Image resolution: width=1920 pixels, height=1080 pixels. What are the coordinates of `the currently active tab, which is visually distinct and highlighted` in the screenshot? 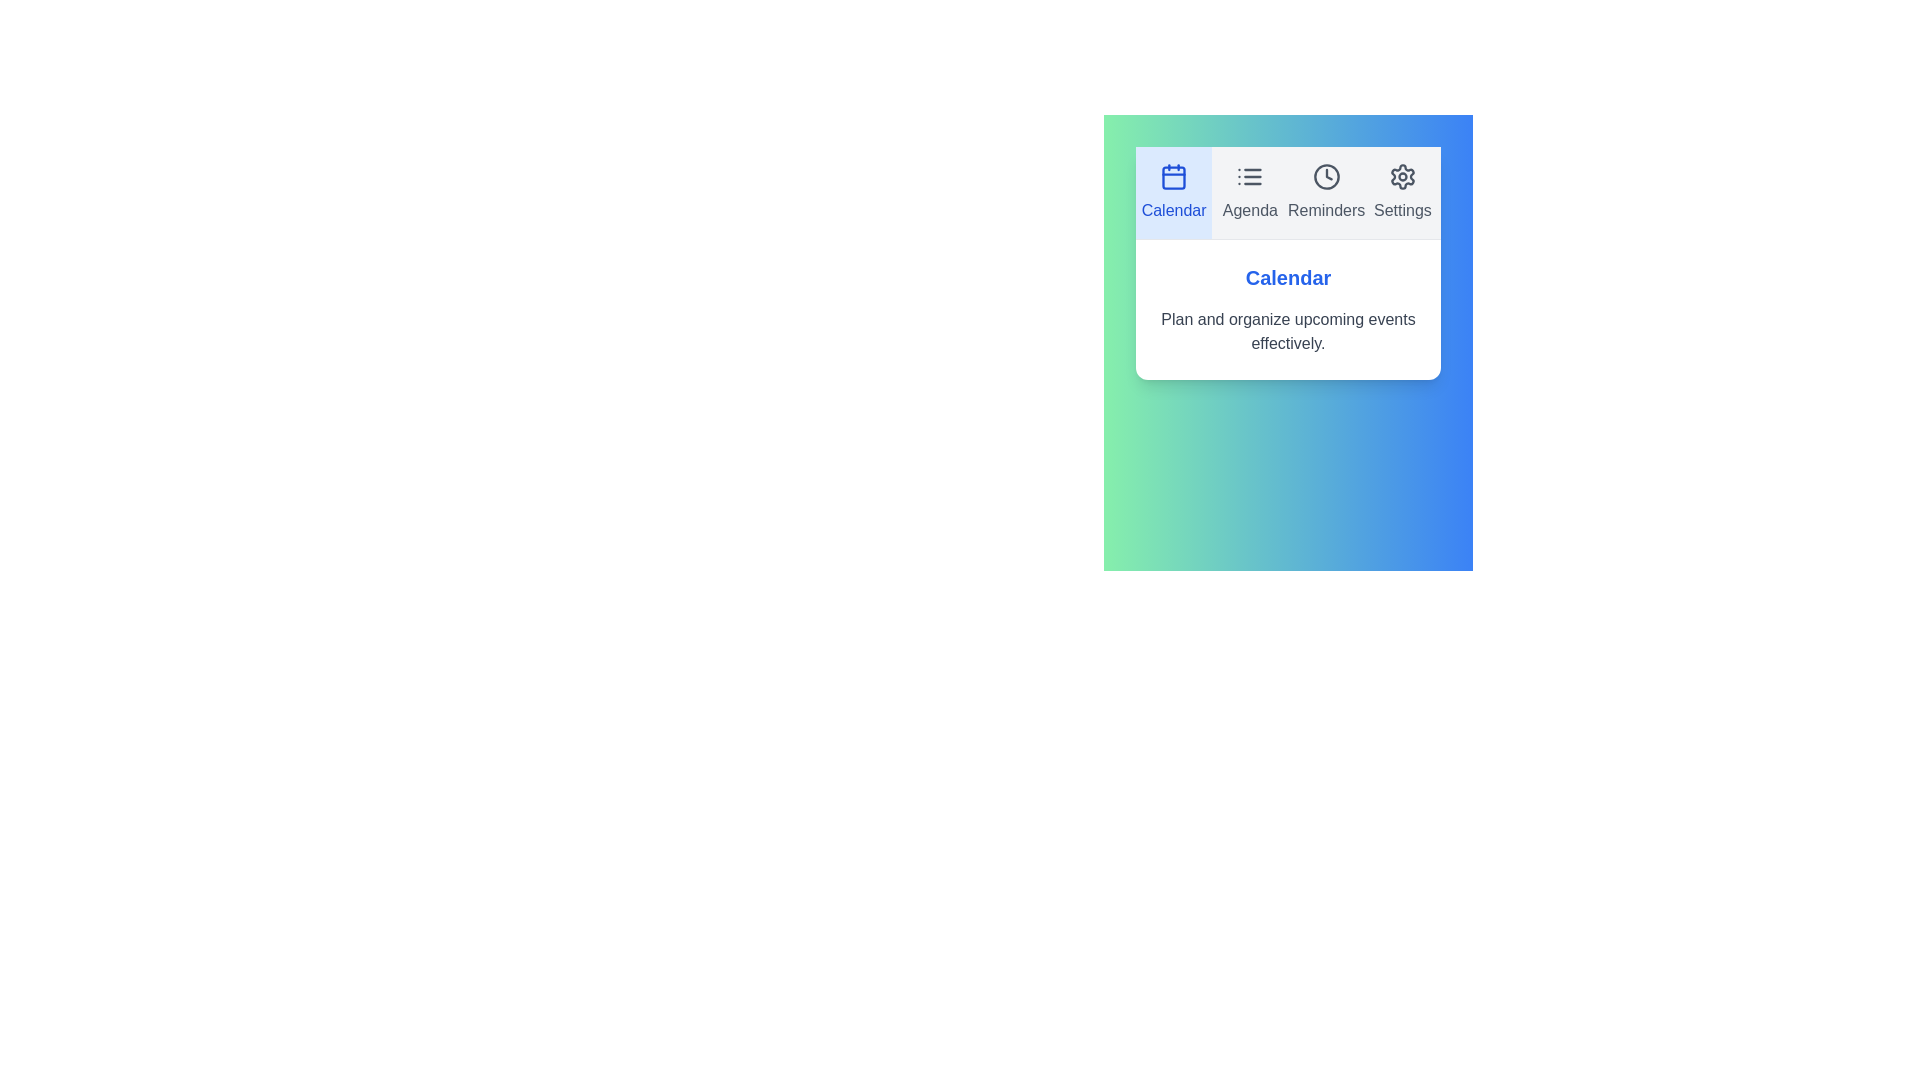 It's located at (1174, 192).